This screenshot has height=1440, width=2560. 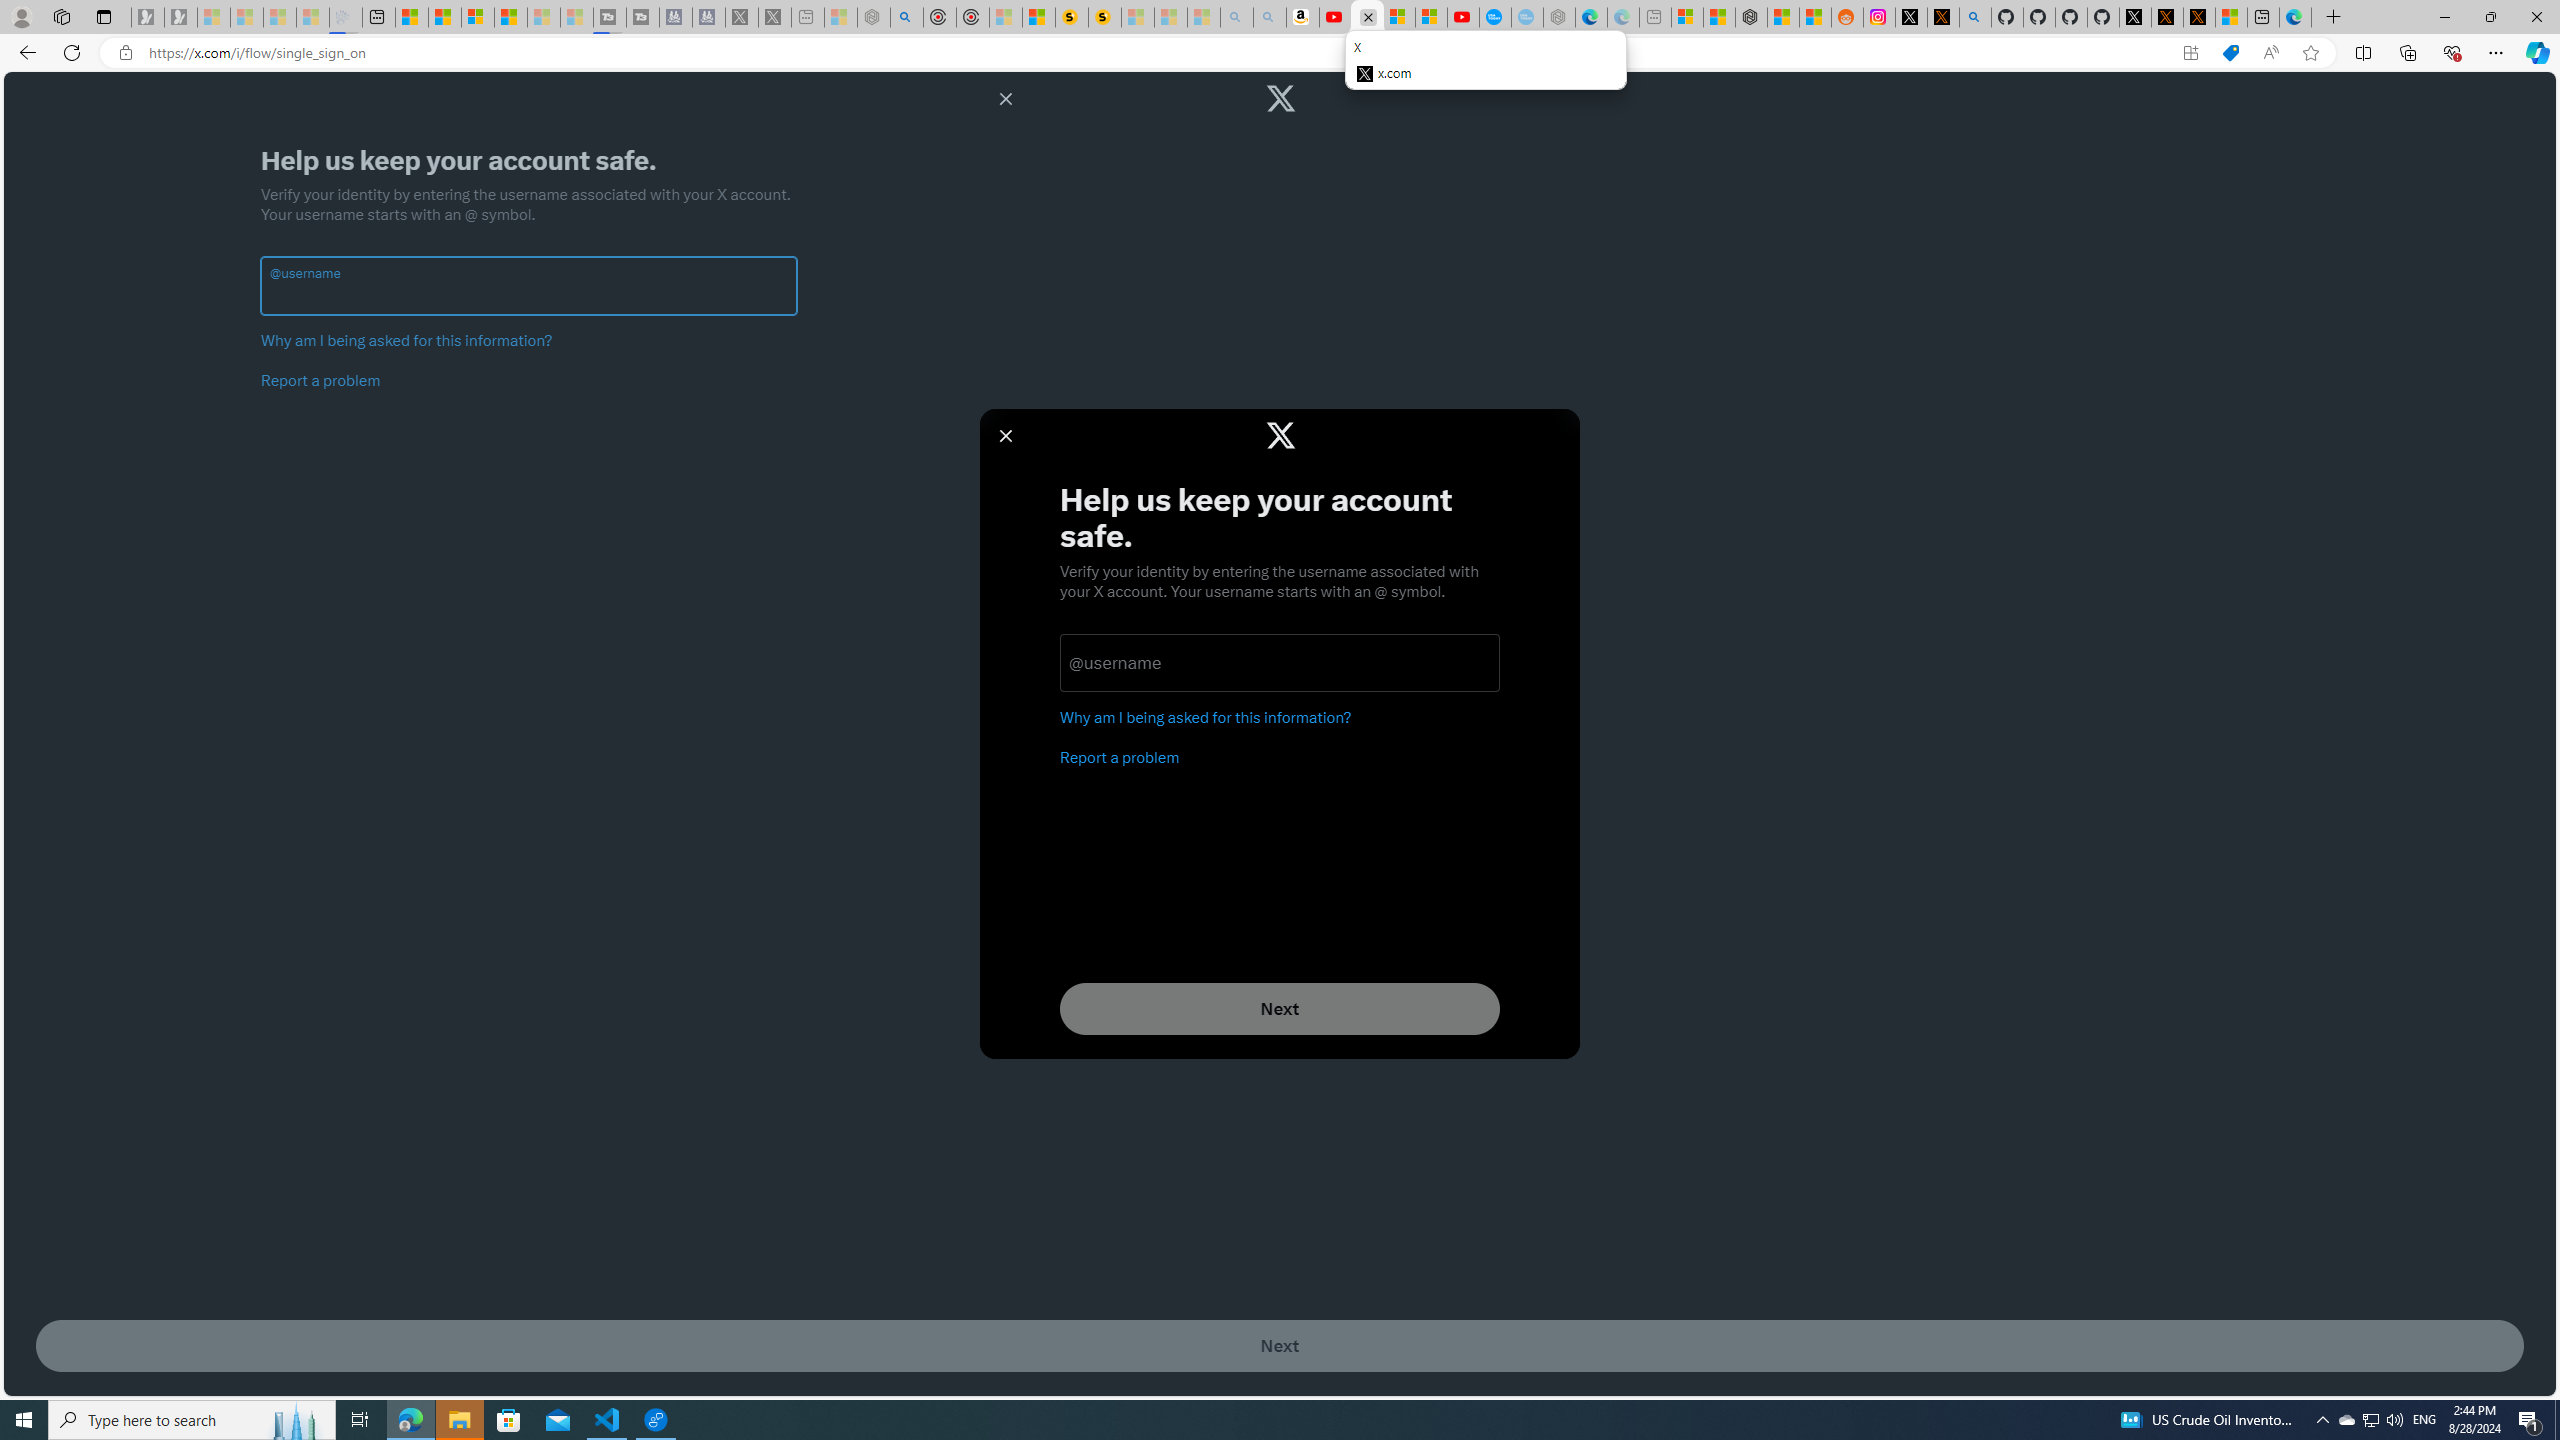 What do you see at coordinates (1752, 16) in the screenshot?
I see `'Nordace - Duffels'` at bounding box center [1752, 16].